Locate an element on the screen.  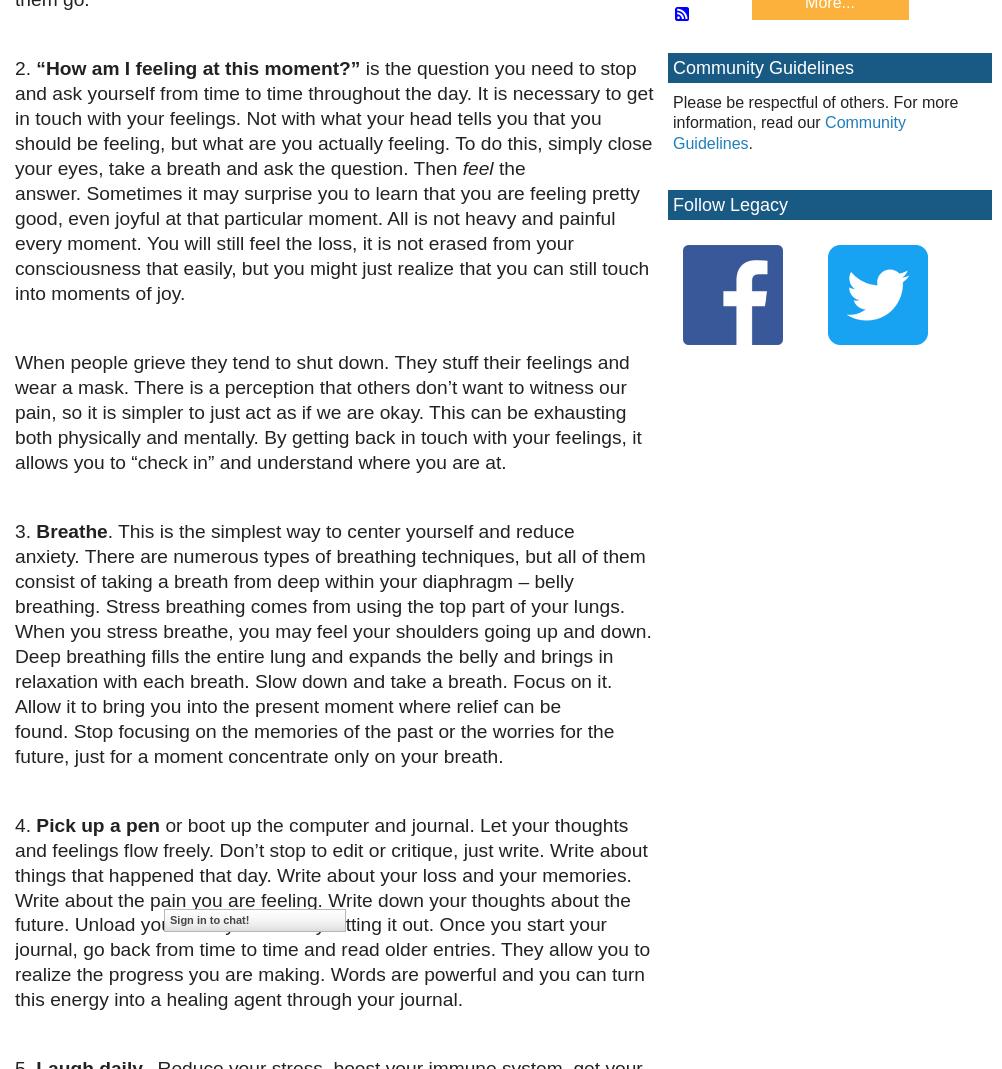
'Please be respectful of others. For more information, read our' is located at coordinates (673, 112).